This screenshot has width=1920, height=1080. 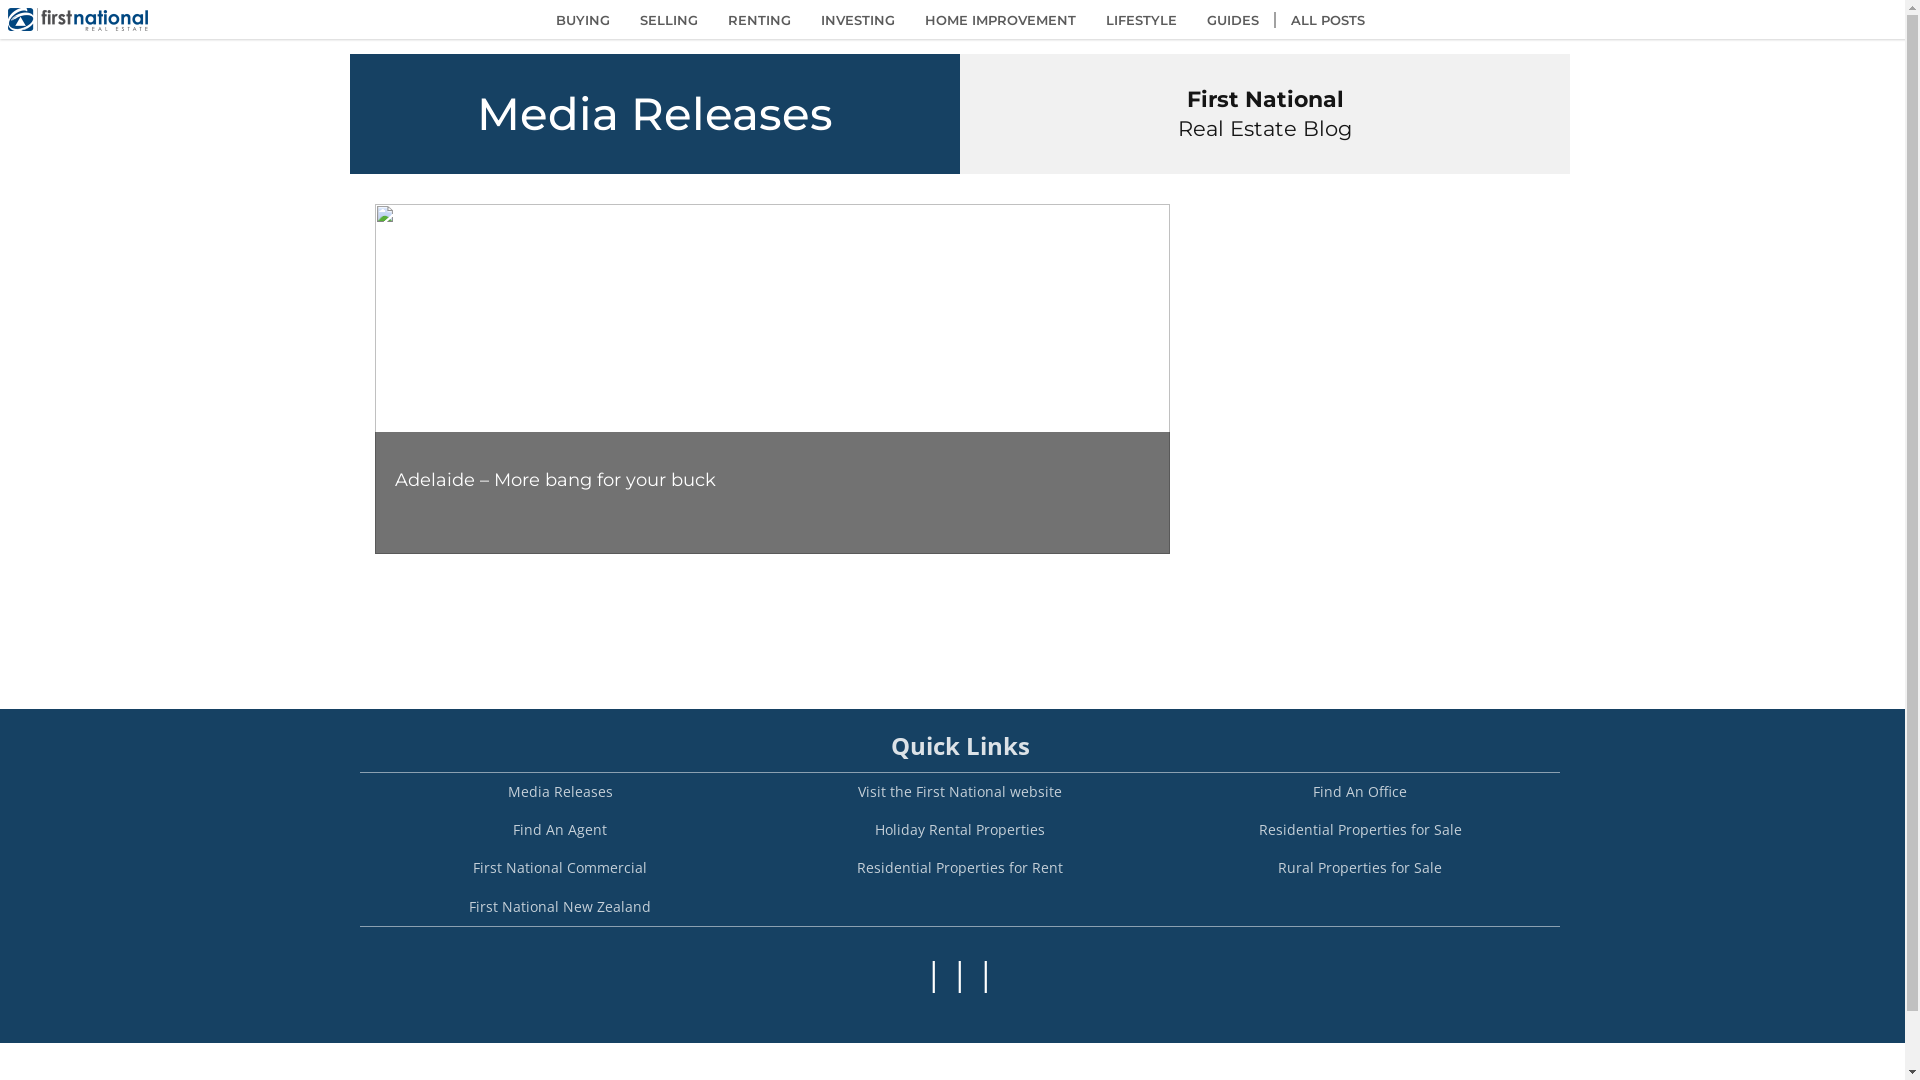 I want to click on 'RENTING', so click(x=757, y=19).